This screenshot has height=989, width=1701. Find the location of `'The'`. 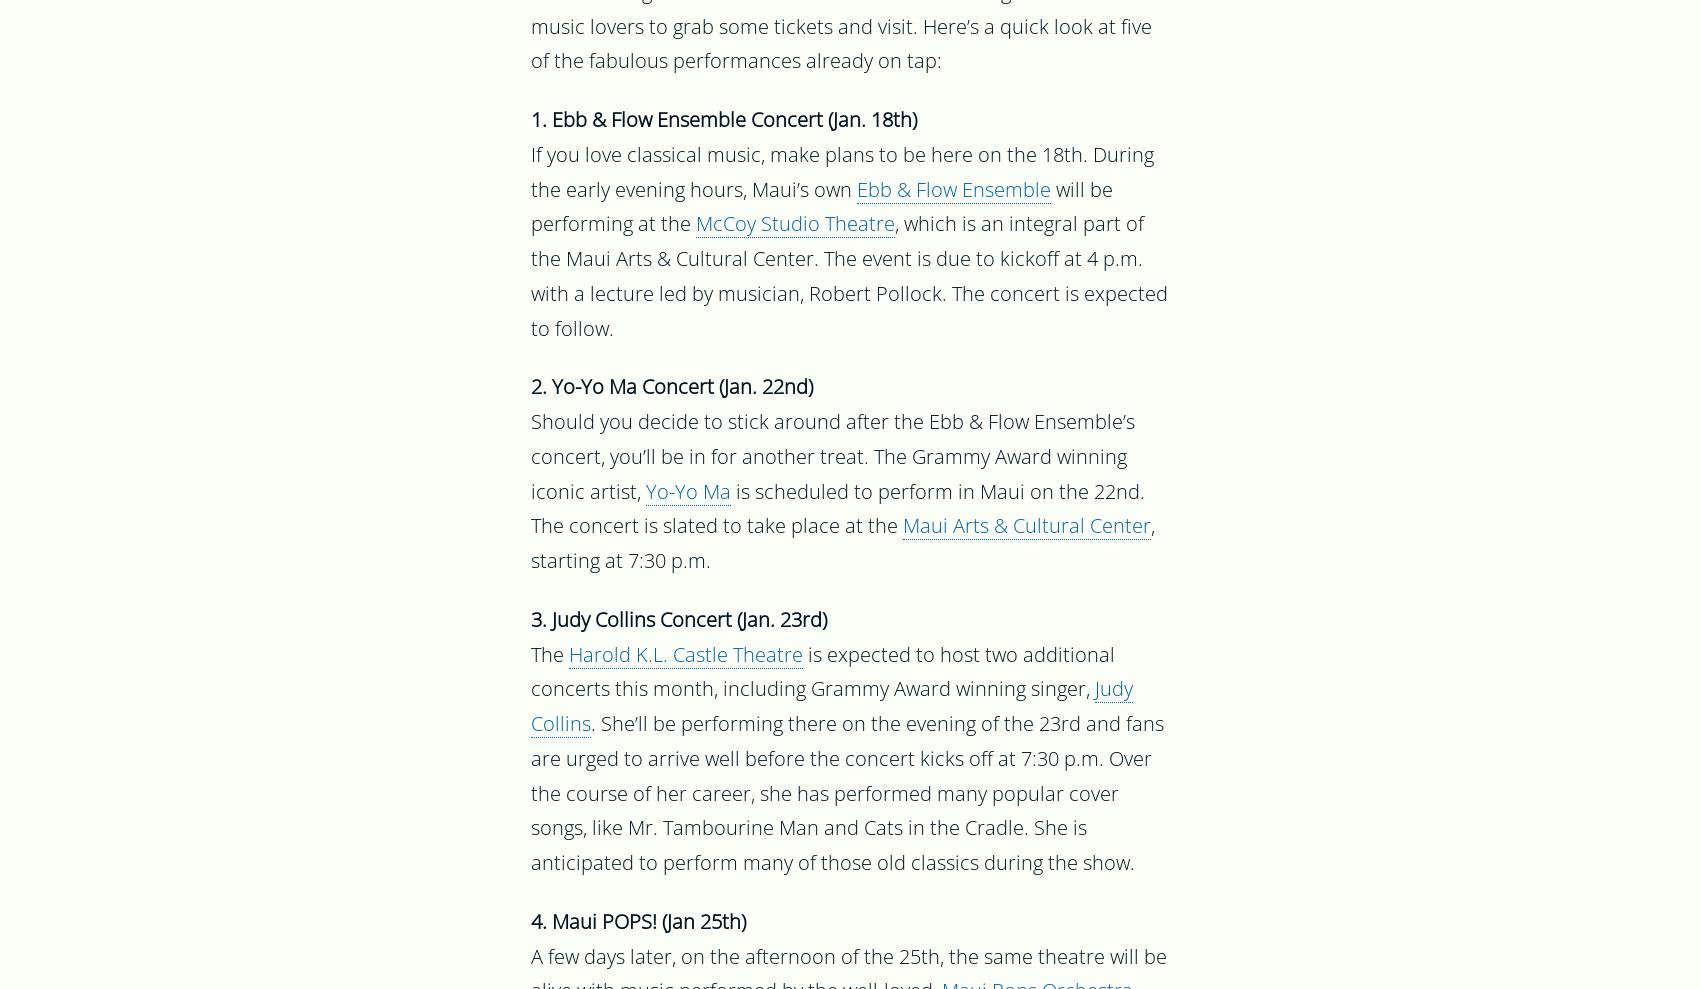

'The' is located at coordinates (549, 657).